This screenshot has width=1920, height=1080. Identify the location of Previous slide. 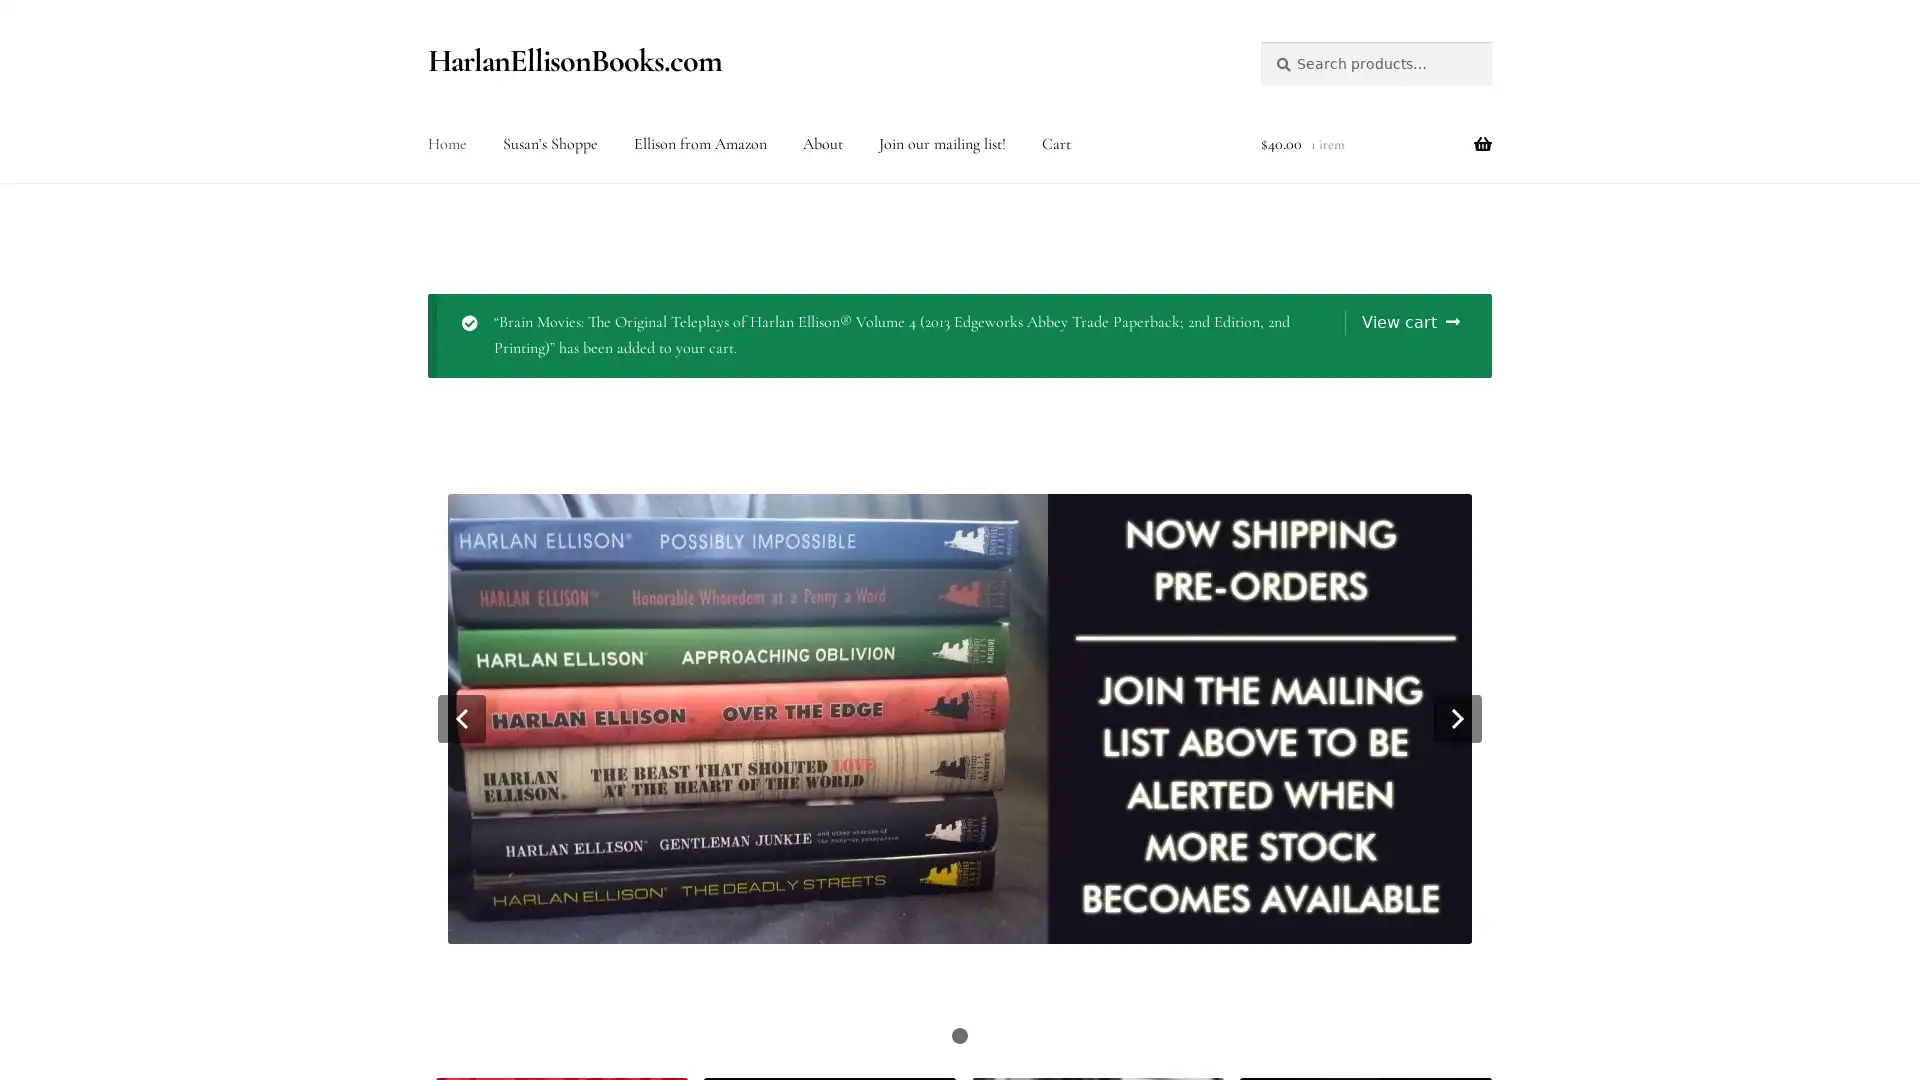
(460, 716).